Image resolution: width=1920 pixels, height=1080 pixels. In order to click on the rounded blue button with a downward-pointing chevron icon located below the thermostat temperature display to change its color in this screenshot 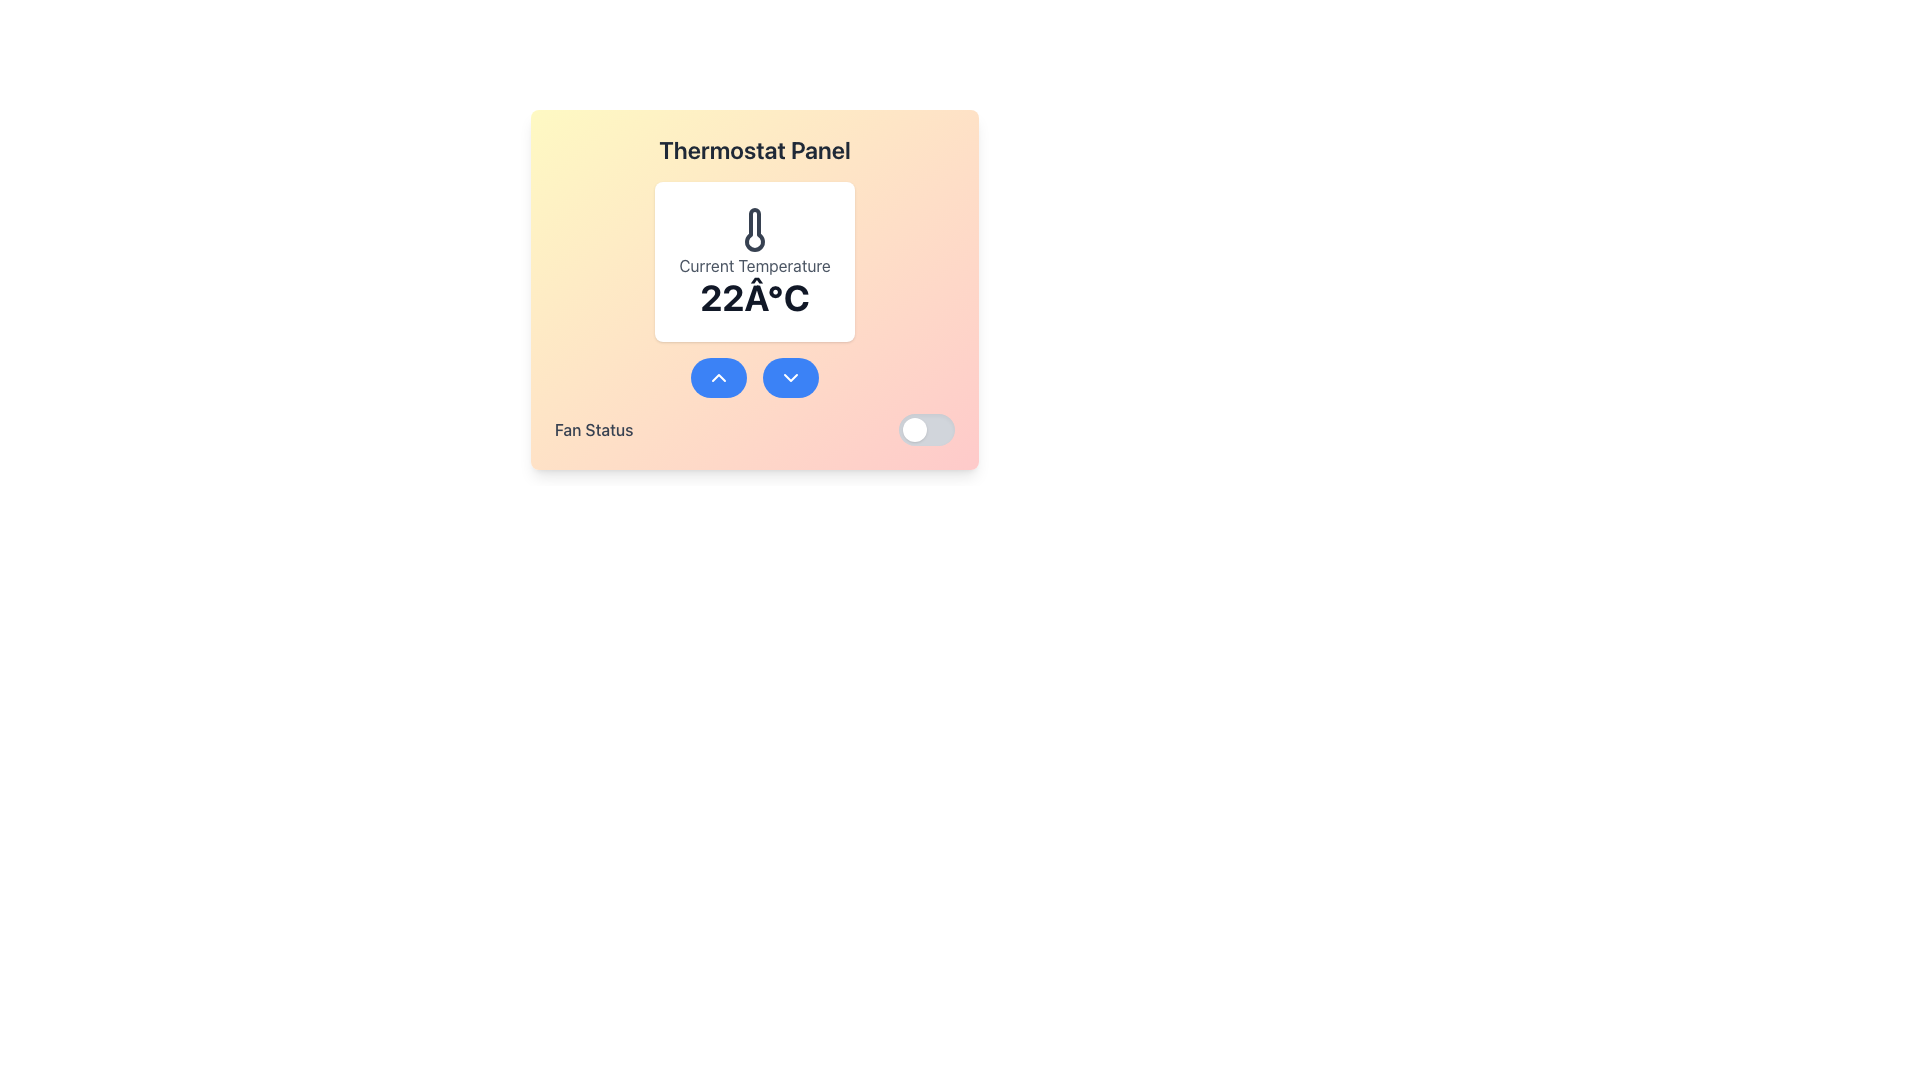, I will do `click(790, 378)`.